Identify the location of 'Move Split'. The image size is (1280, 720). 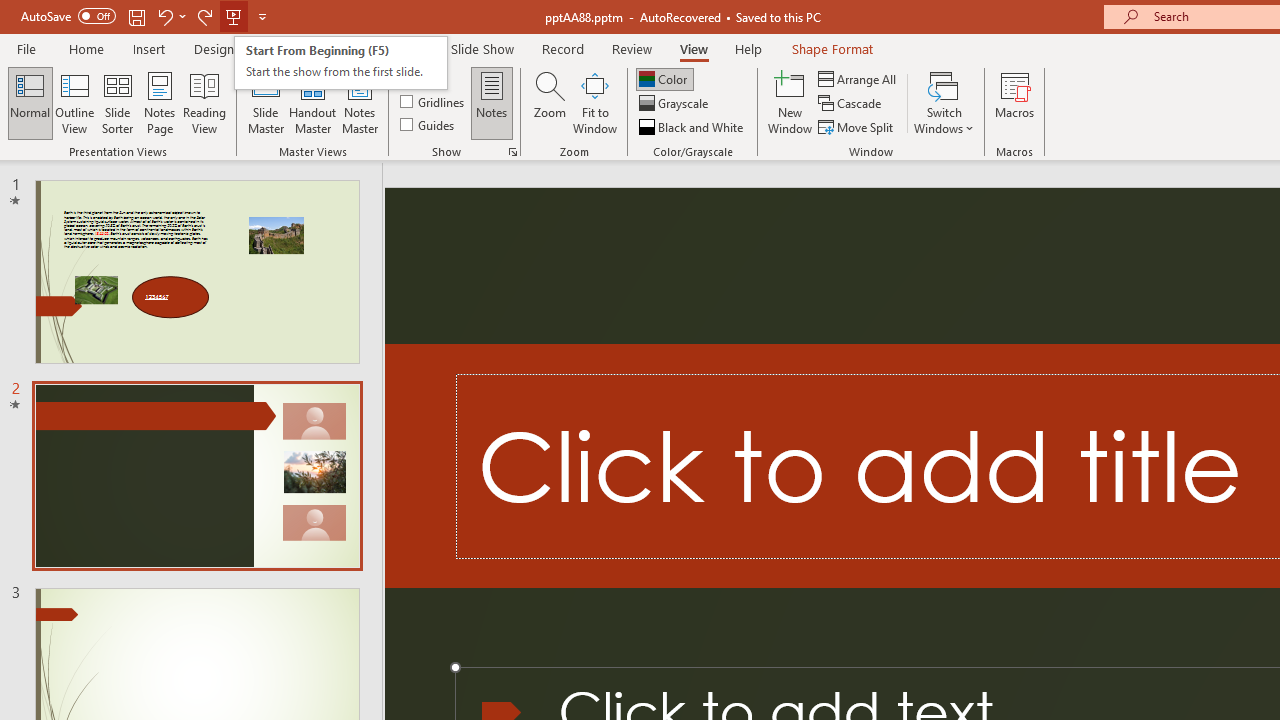
(857, 127).